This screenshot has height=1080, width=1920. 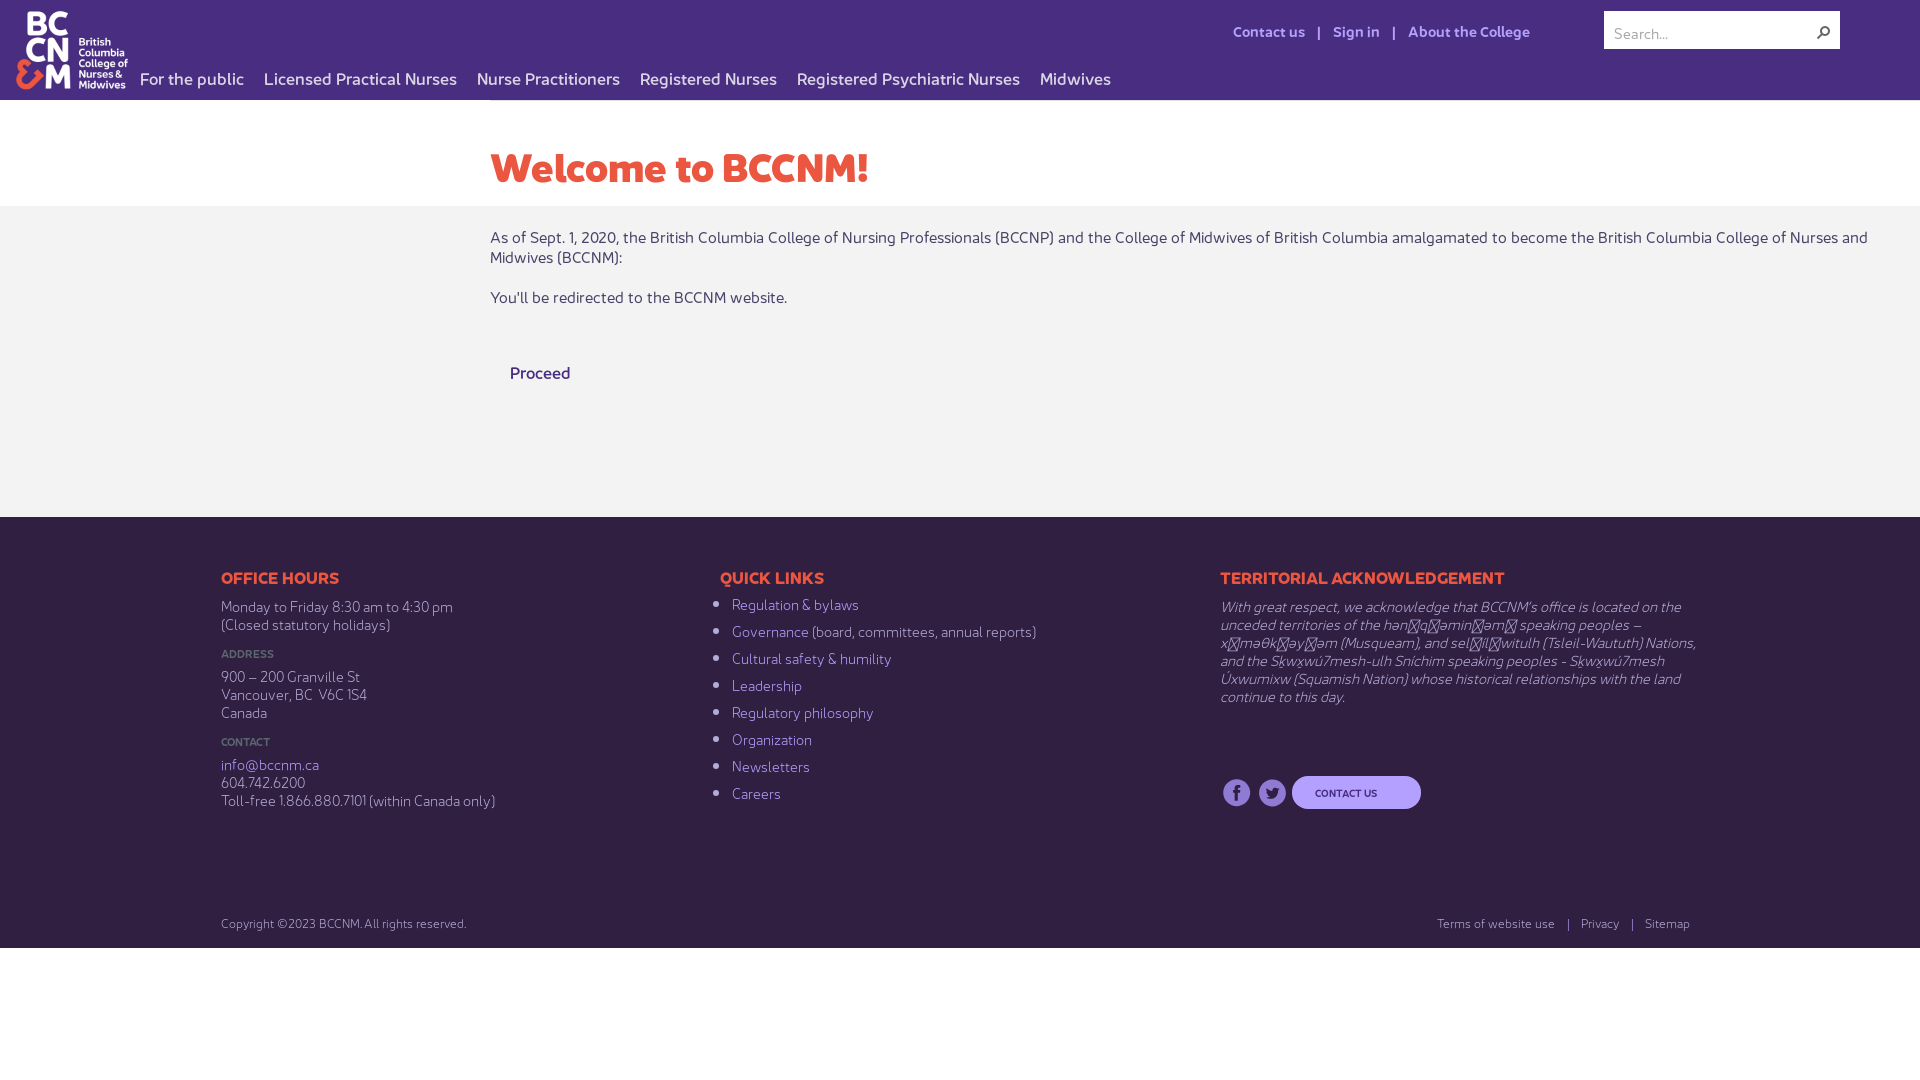 I want to click on 'Leadership', so click(x=766, y=682).